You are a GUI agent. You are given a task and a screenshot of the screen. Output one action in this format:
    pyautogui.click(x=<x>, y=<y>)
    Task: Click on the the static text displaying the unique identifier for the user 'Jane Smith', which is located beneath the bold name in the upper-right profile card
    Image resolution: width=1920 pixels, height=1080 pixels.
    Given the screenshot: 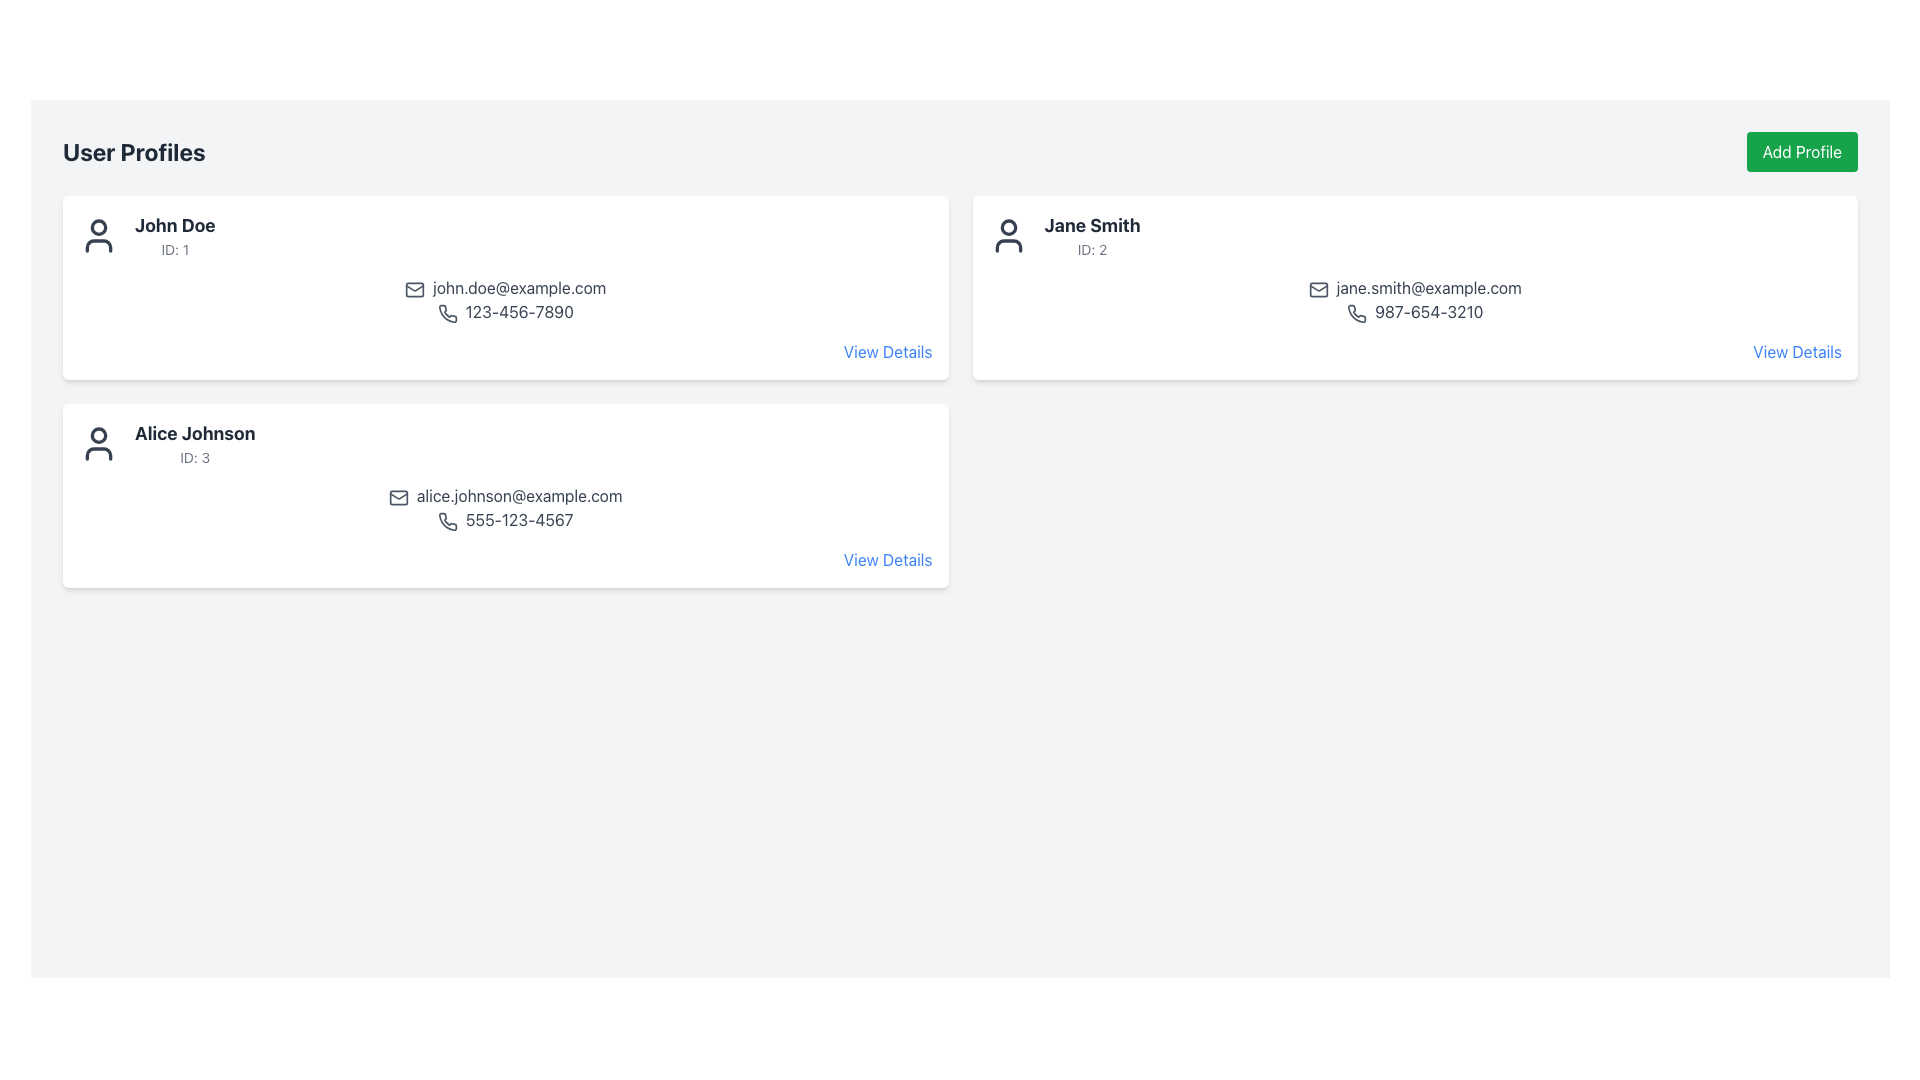 What is the action you would take?
    pyautogui.click(x=1091, y=249)
    